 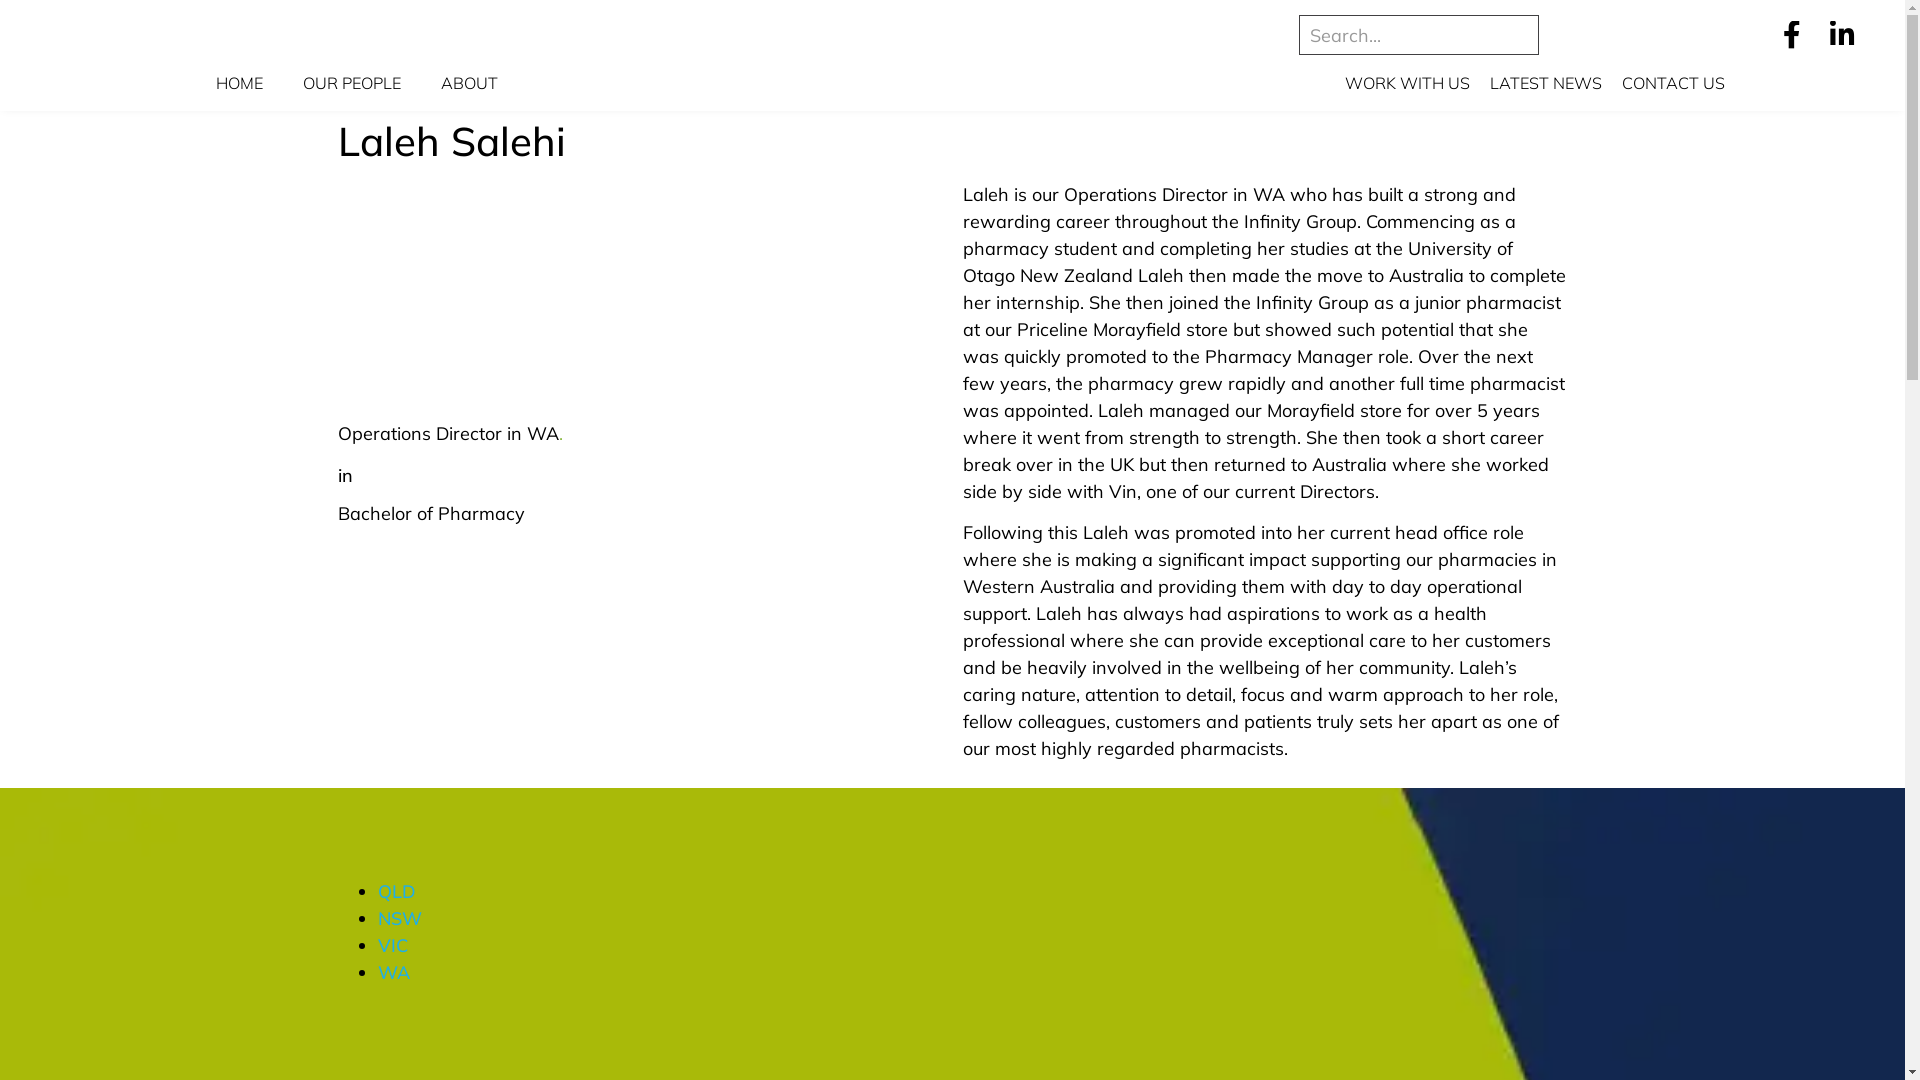 What do you see at coordinates (1544, 82) in the screenshot?
I see `'LATEST NEWS'` at bounding box center [1544, 82].